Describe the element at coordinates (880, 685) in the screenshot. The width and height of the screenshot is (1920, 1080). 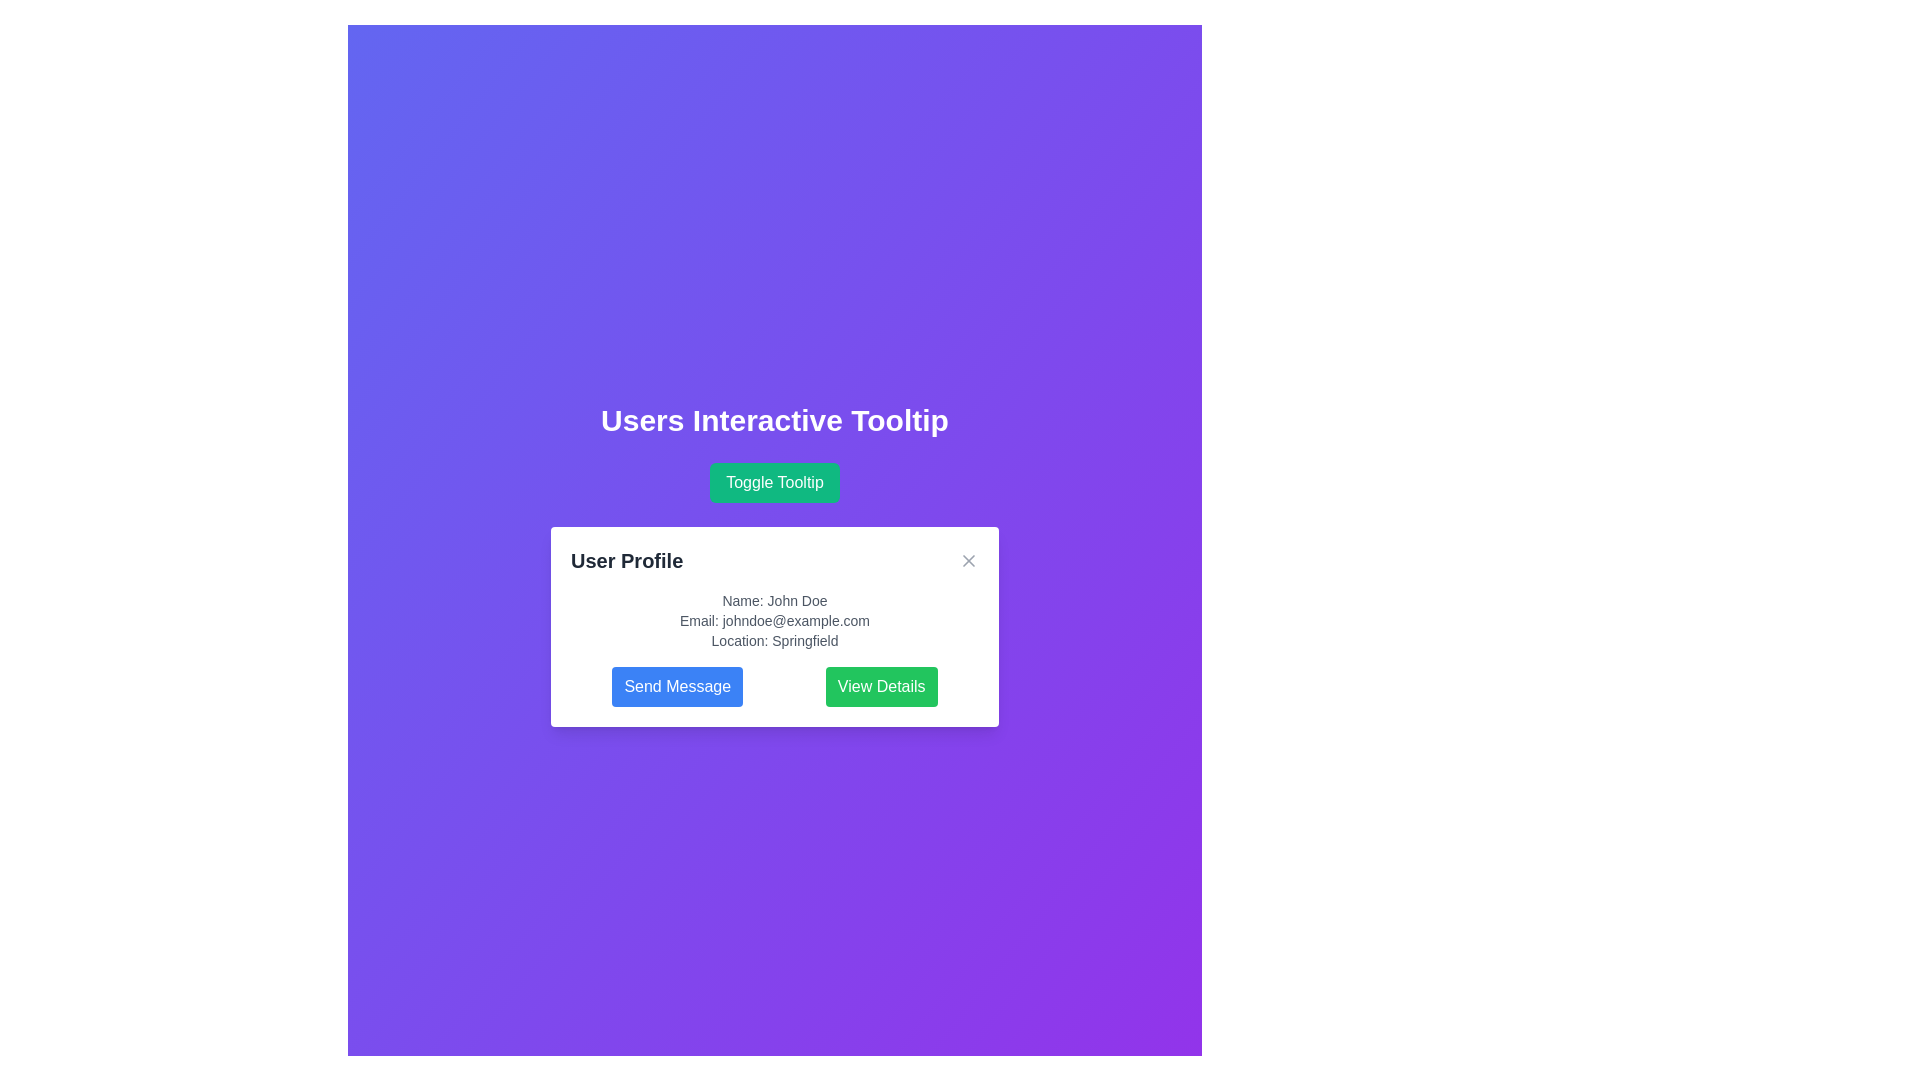
I see `the button that allows users` at that location.